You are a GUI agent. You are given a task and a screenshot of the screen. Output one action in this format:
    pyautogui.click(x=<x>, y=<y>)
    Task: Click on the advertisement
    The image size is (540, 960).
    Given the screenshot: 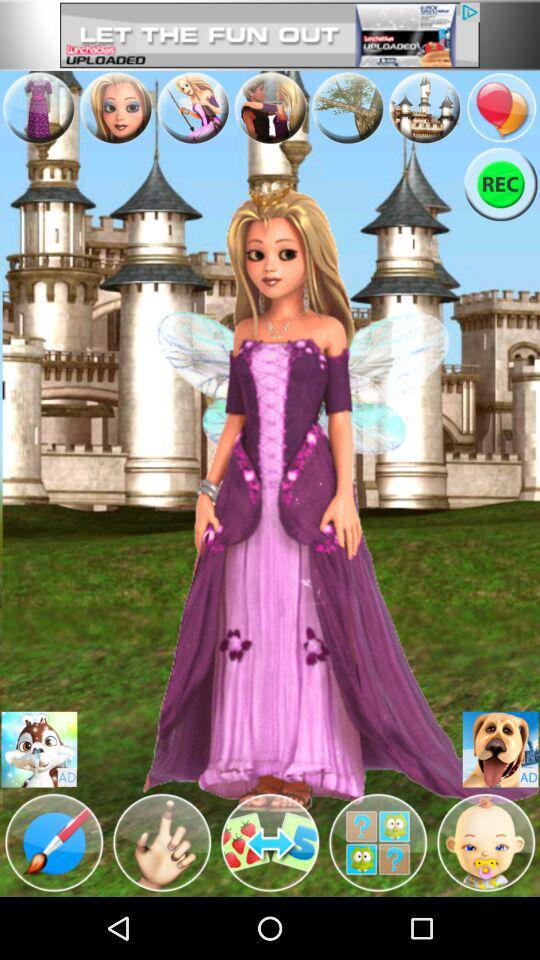 What is the action you would take?
    pyautogui.click(x=270, y=108)
    